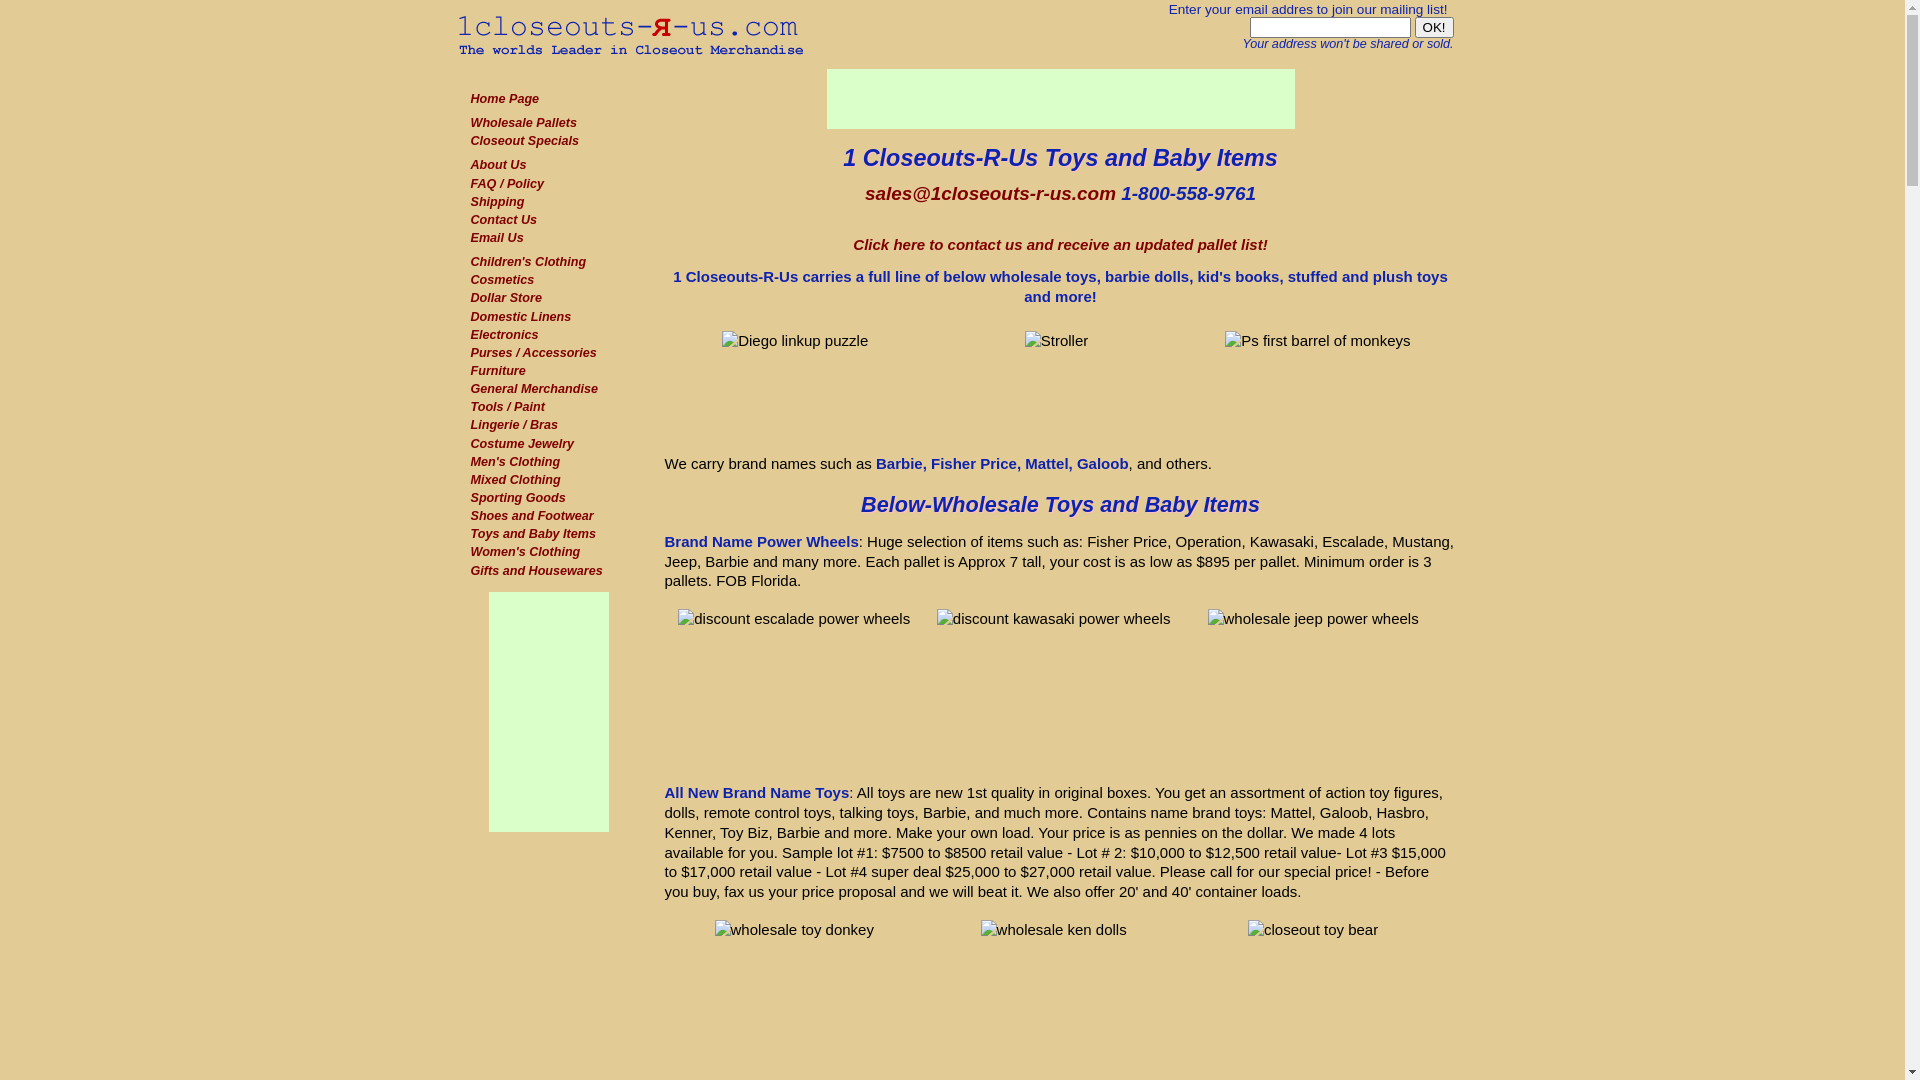 This screenshot has width=1920, height=1080. I want to click on 'Tools / Paint', so click(469, 406).